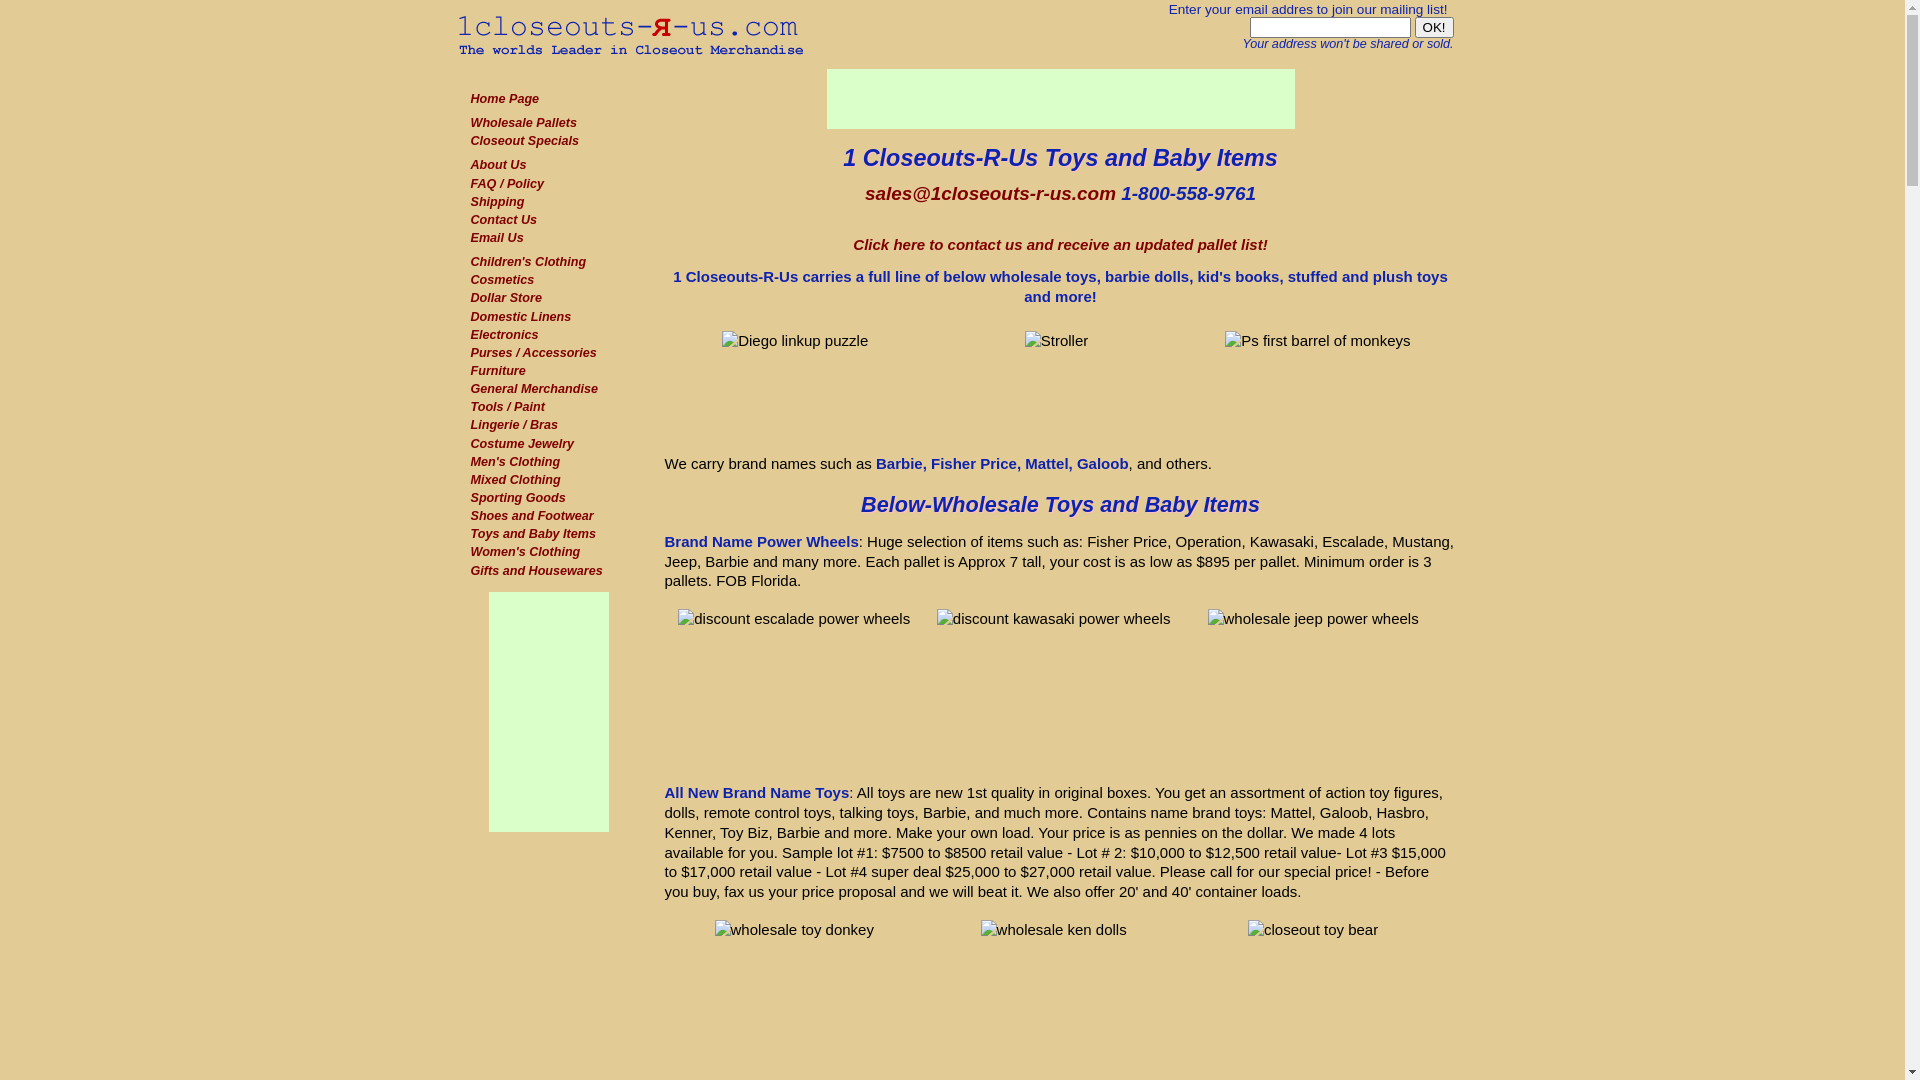 This screenshot has width=1920, height=1080. I want to click on 'Tools / Paint', so click(469, 406).